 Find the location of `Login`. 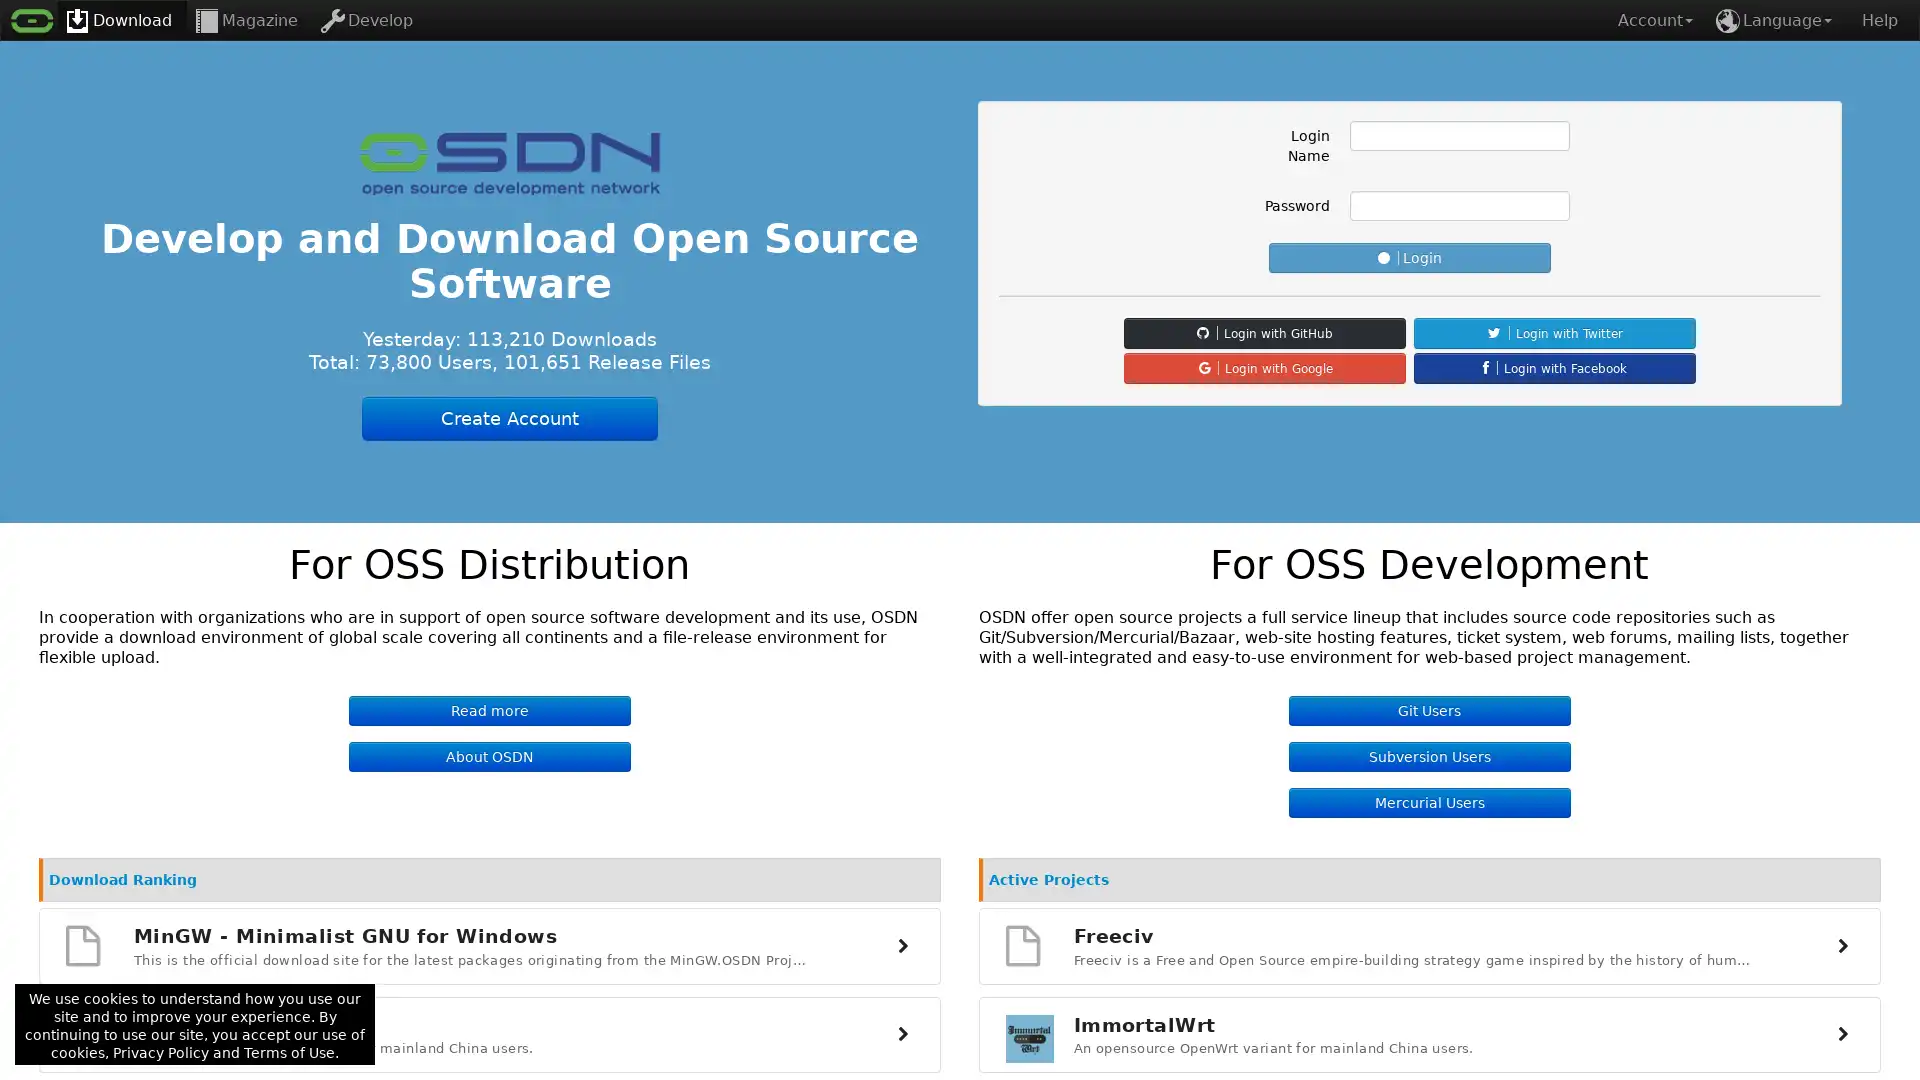

Login is located at coordinates (1409, 257).